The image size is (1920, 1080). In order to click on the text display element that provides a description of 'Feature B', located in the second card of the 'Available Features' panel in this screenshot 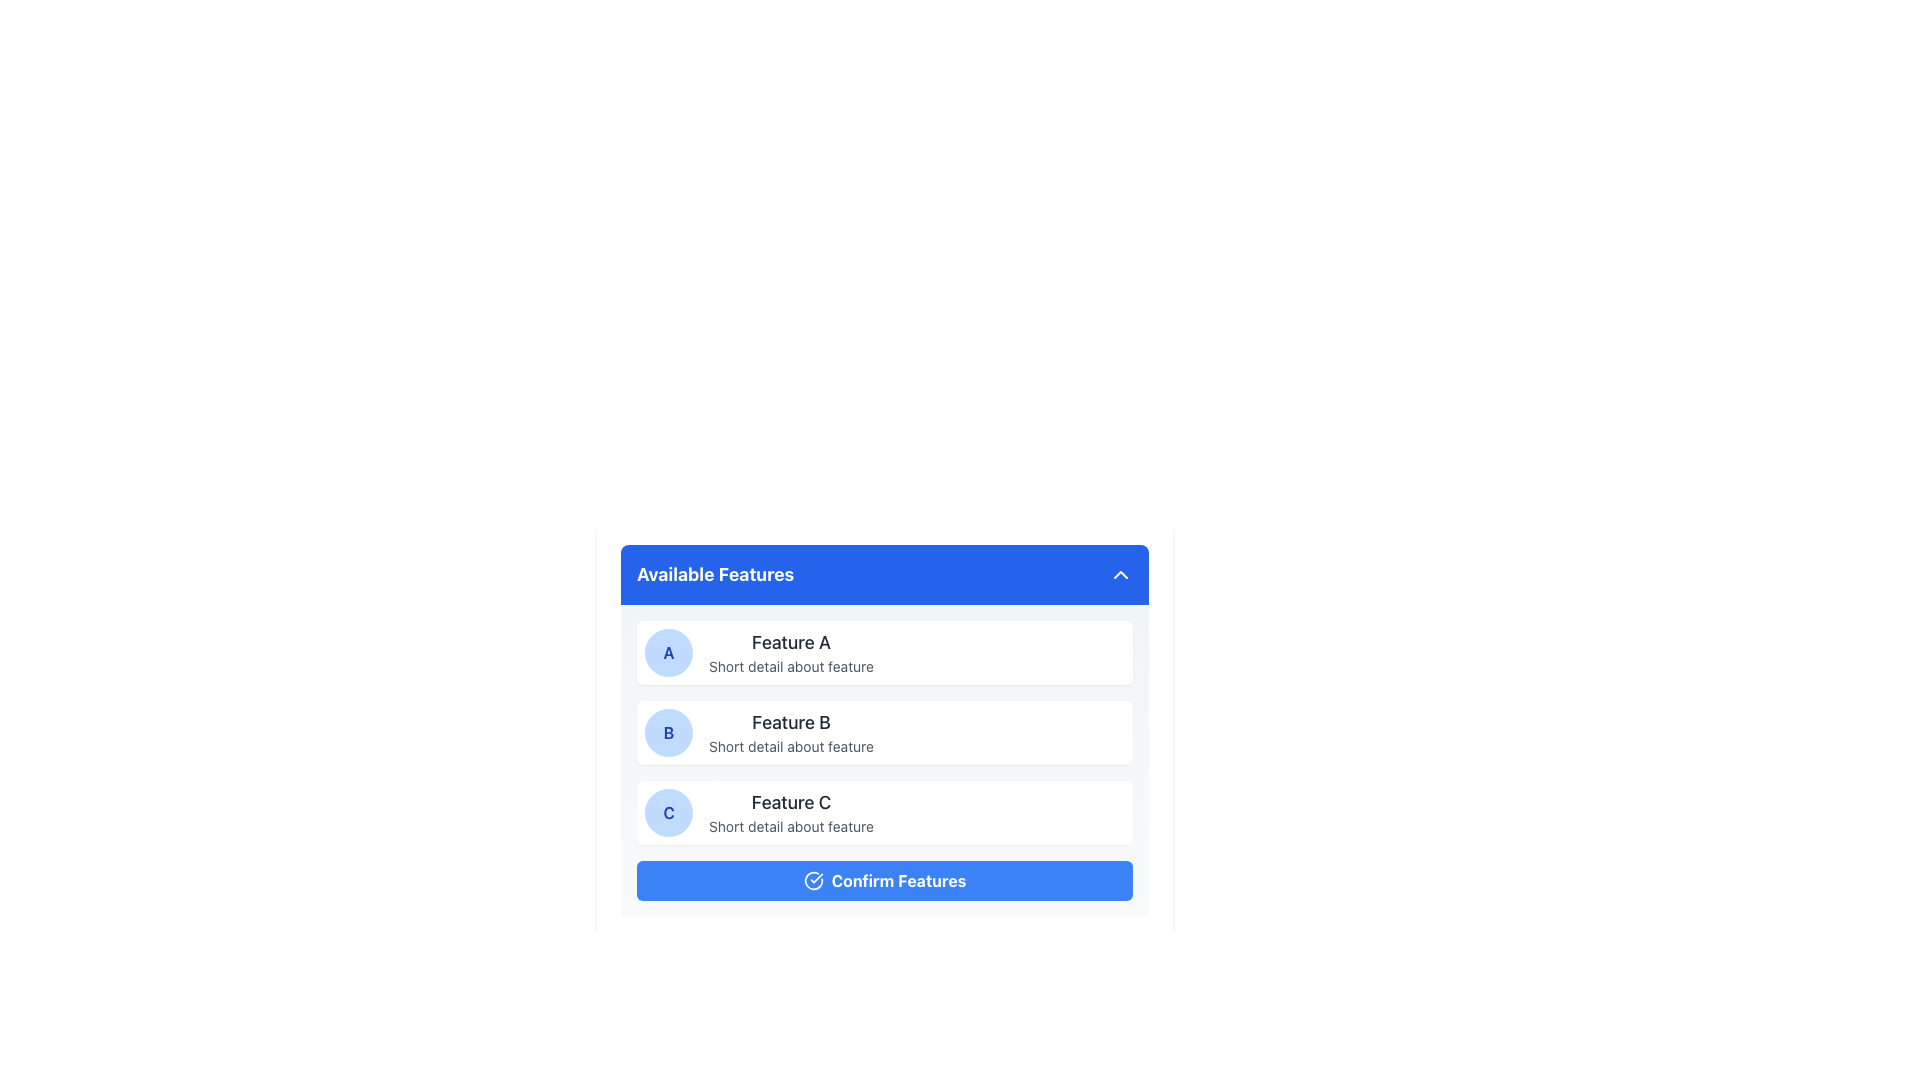, I will do `click(790, 732)`.